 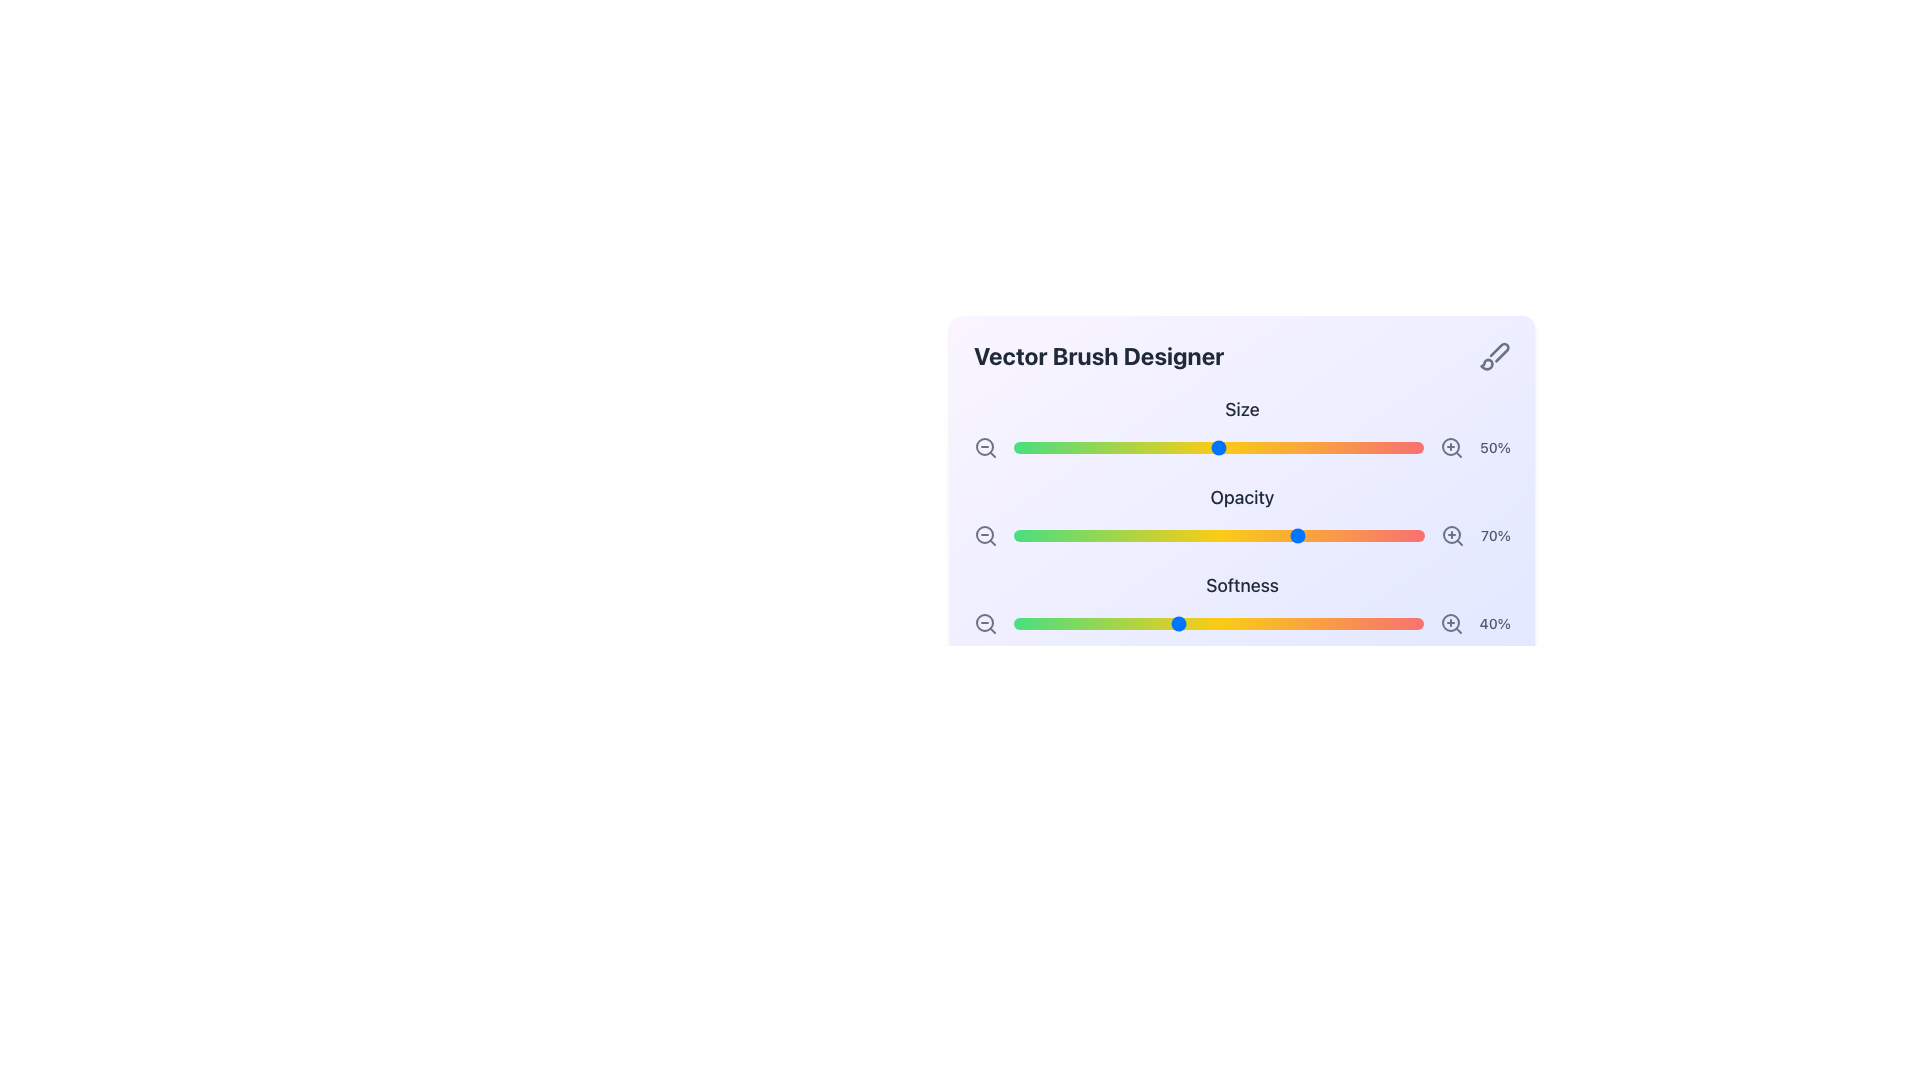 I want to click on the softness level, so click(x=1054, y=623).